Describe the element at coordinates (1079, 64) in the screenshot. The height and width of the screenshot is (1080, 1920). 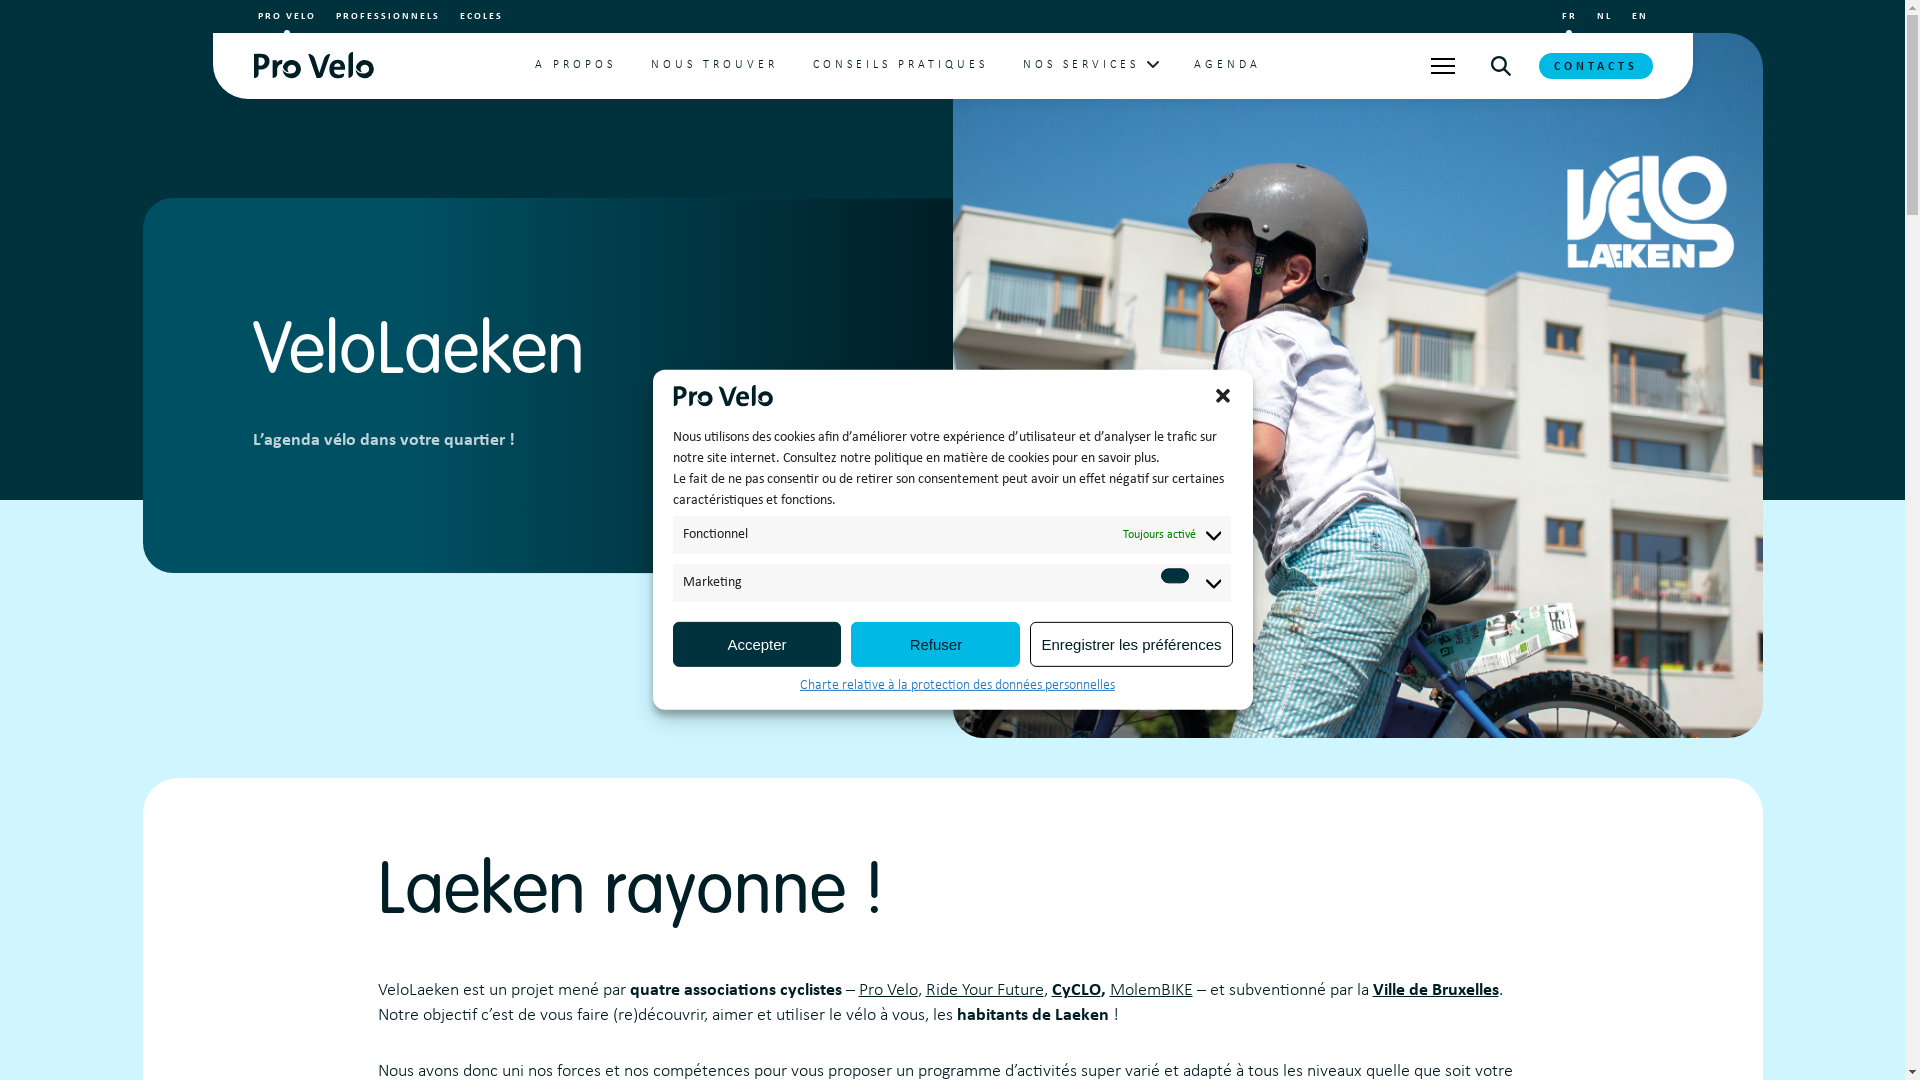
I see `'NOS SERVICES'` at that location.